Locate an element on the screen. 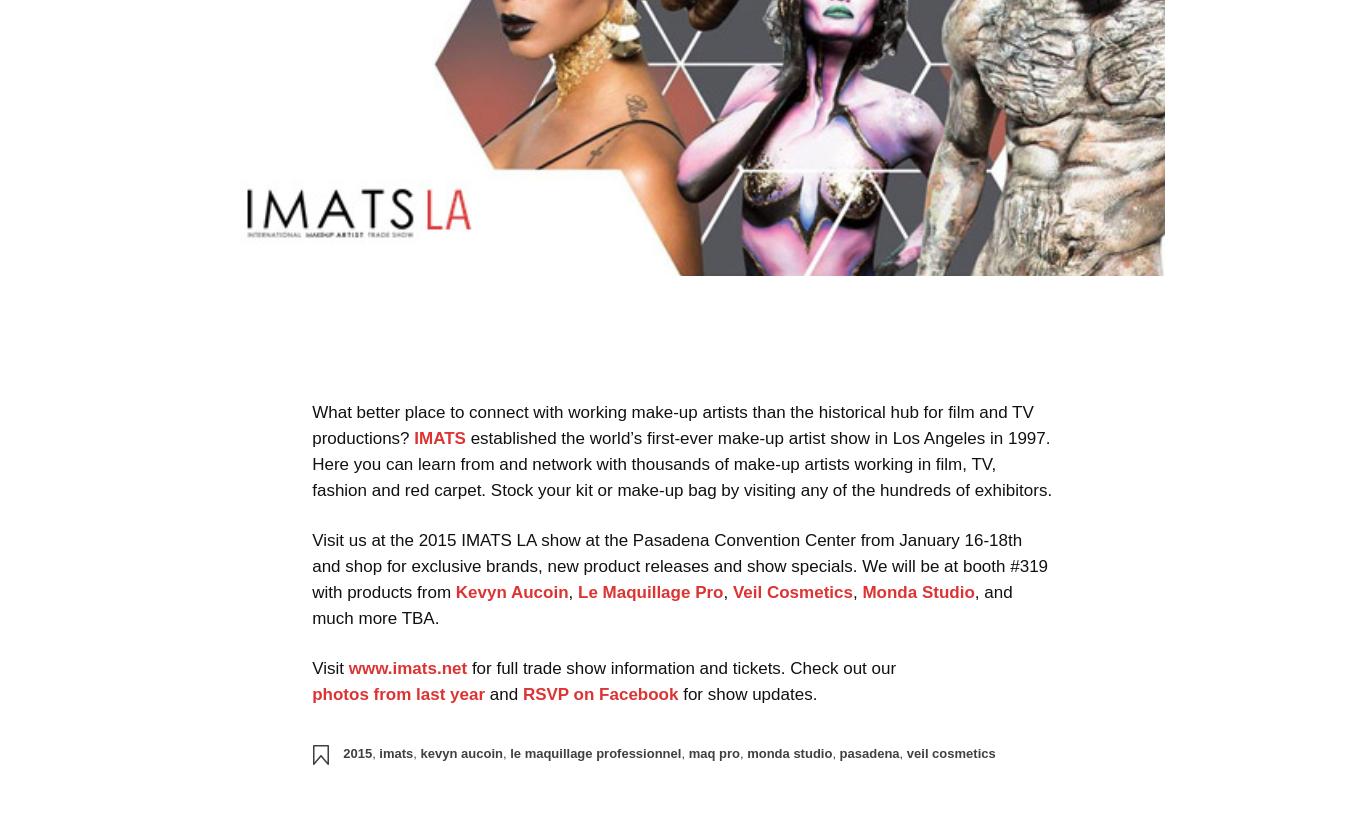 This screenshot has width=1366, height=831. '2015' is located at coordinates (342, 752).